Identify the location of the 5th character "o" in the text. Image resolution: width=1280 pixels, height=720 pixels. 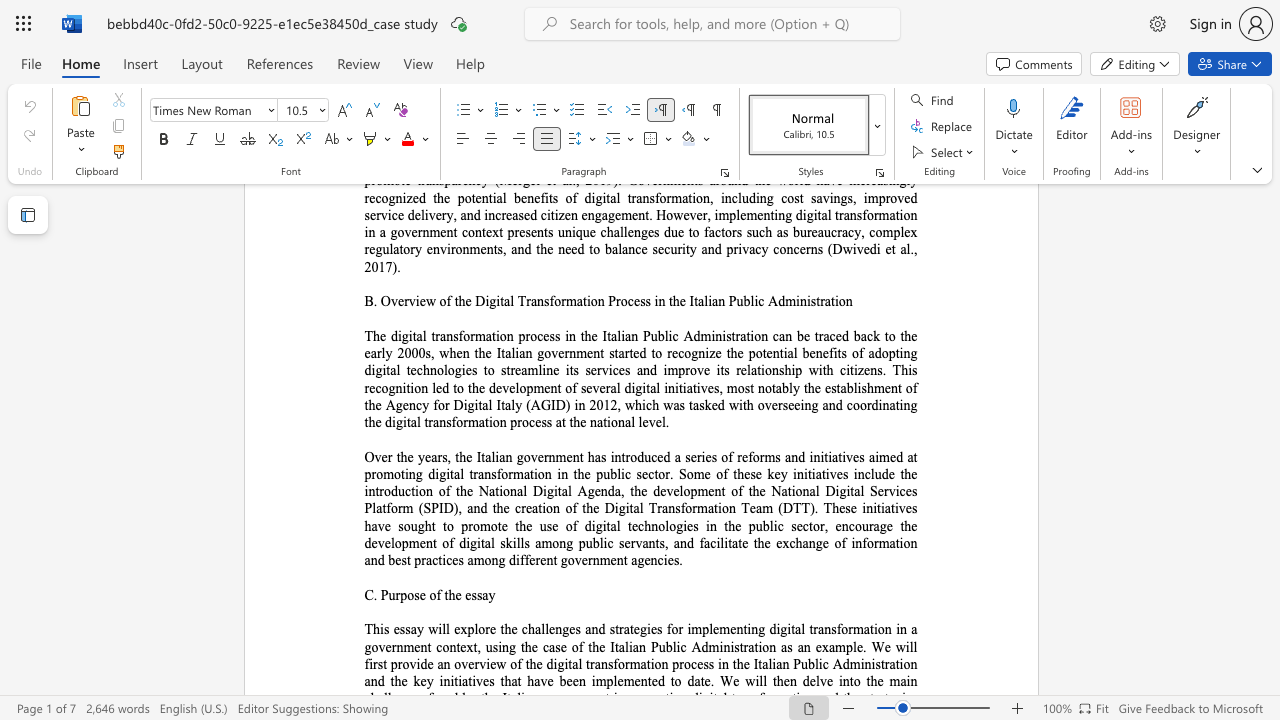
(661, 525).